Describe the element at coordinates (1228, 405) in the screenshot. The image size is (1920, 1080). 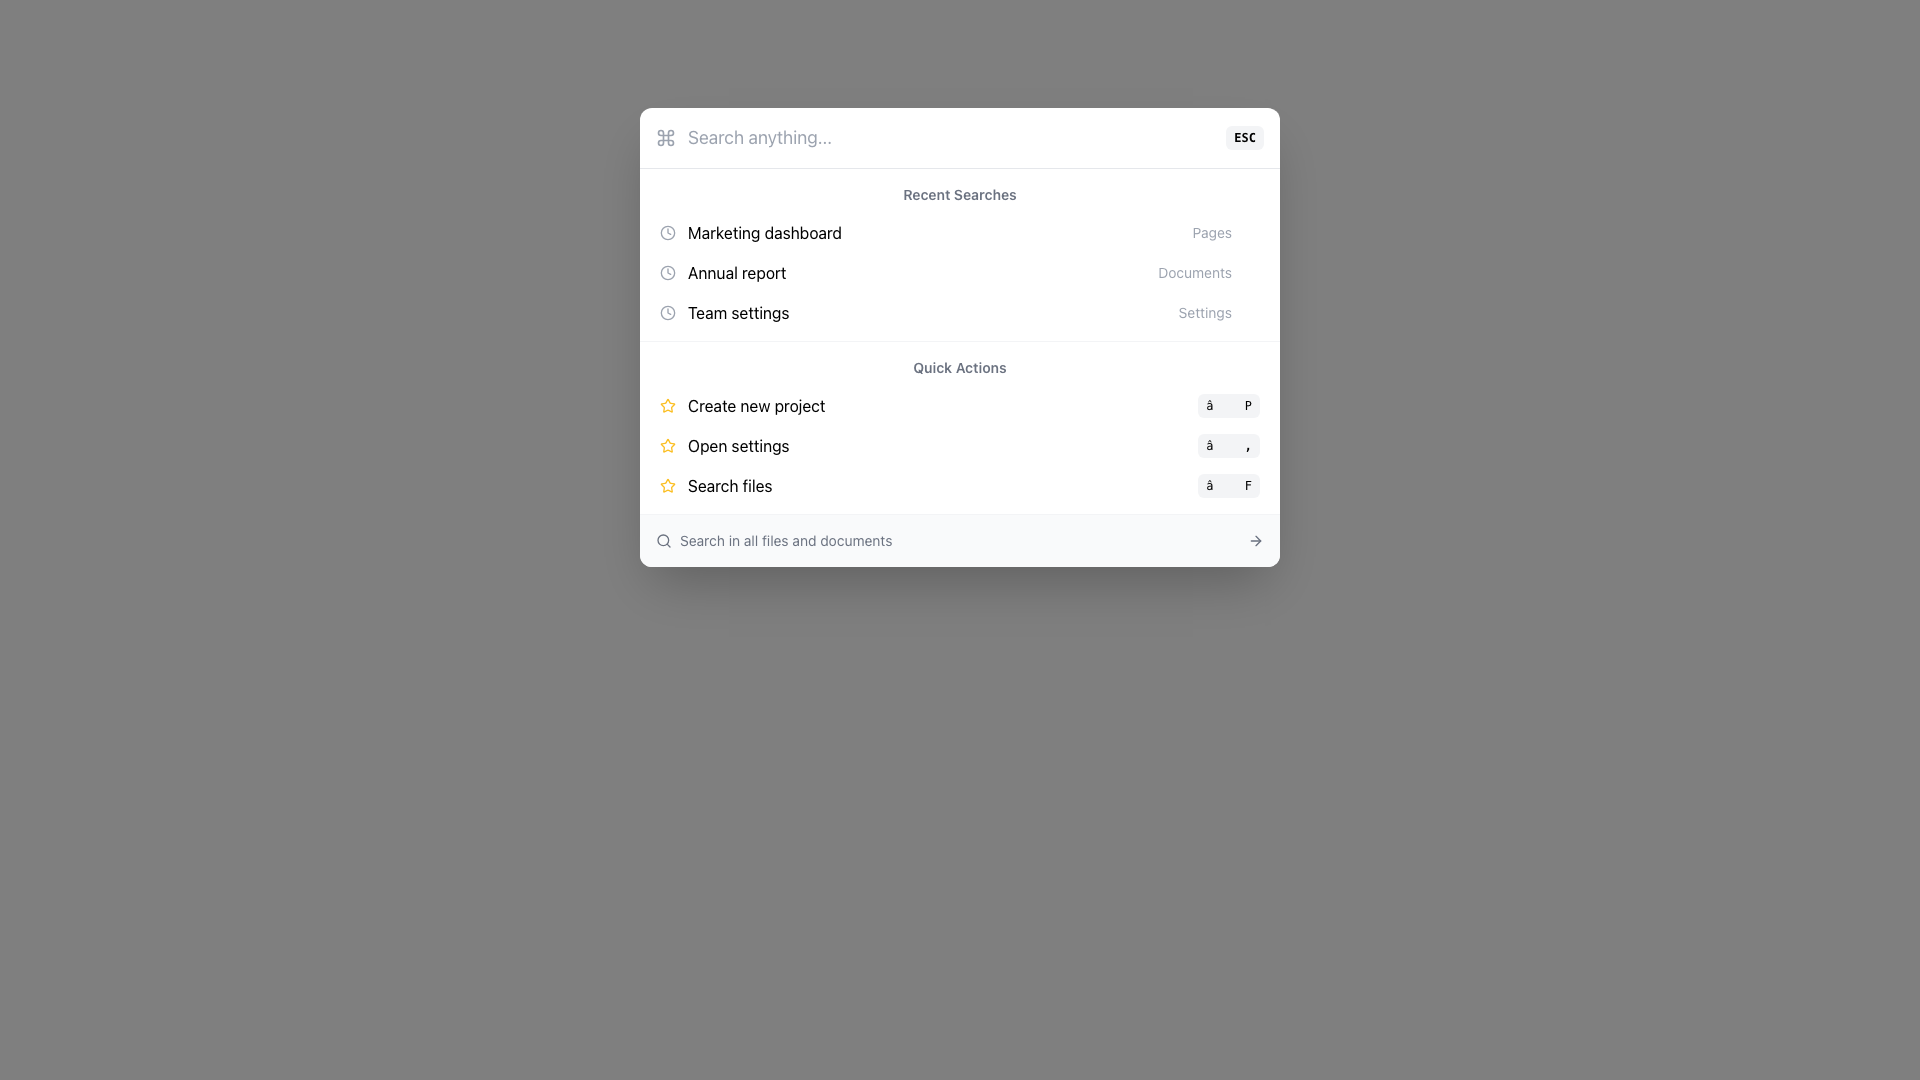
I see `the displayed shortcut key combination for the 'Create new project' action, located at the right end of the button group next to the 'Create new project' text in the 'Quick Actions' section` at that location.